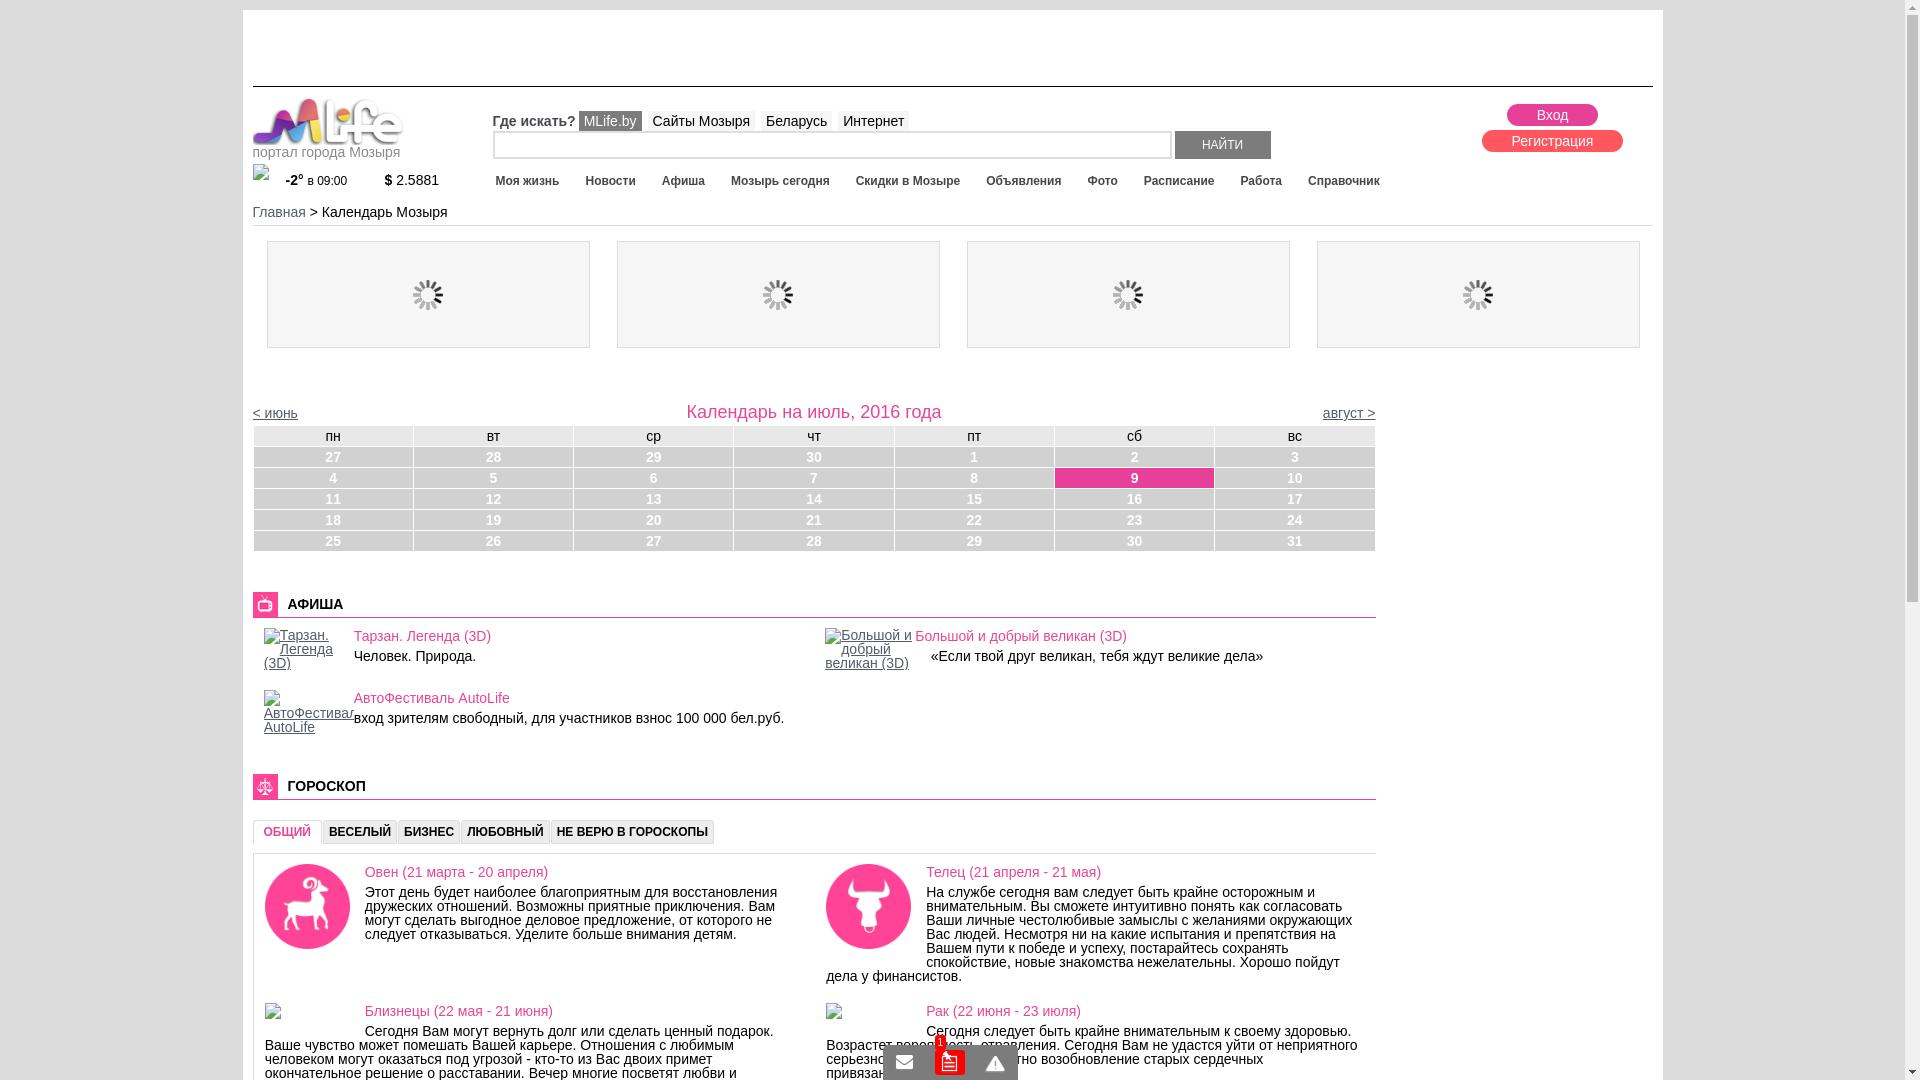 The height and width of the screenshot is (1080, 1920). I want to click on '19', so click(493, 519).